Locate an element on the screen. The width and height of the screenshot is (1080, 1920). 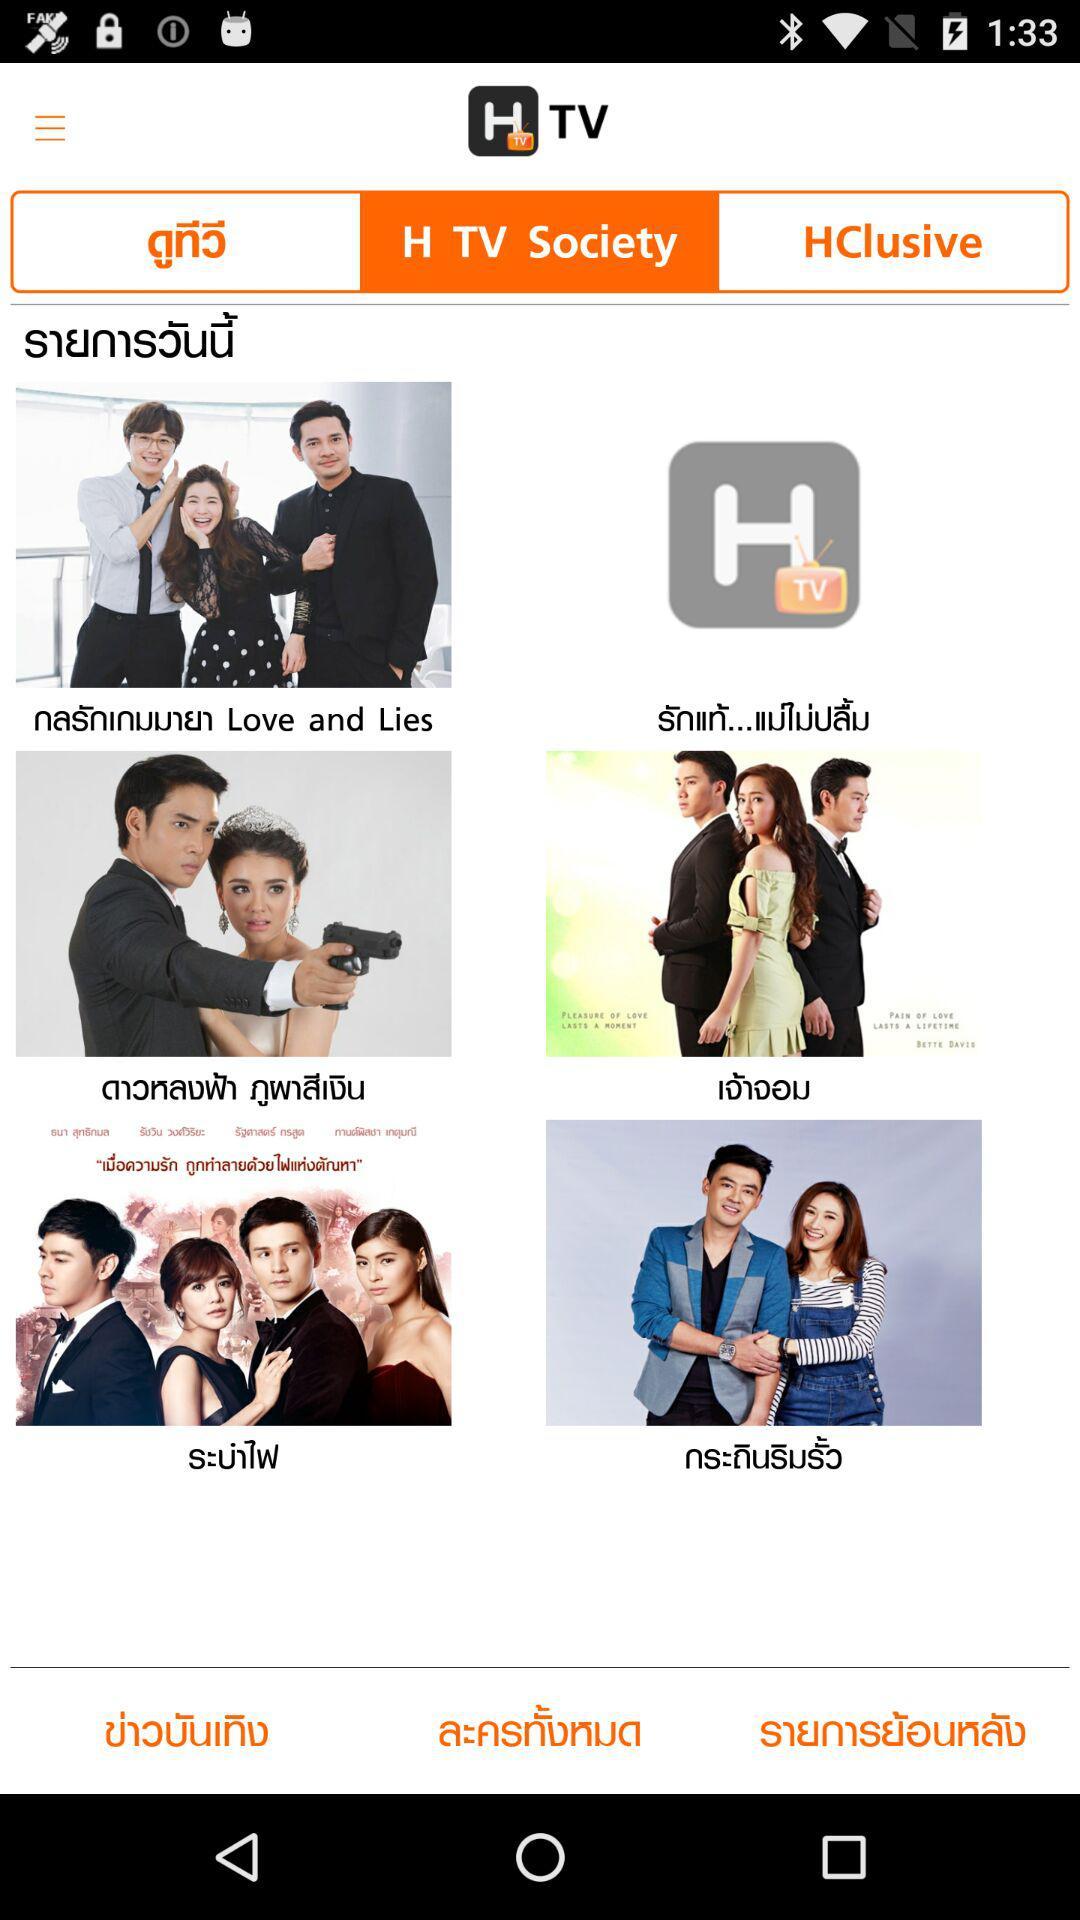
the item next to the hclusive button is located at coordinates (538, 240).